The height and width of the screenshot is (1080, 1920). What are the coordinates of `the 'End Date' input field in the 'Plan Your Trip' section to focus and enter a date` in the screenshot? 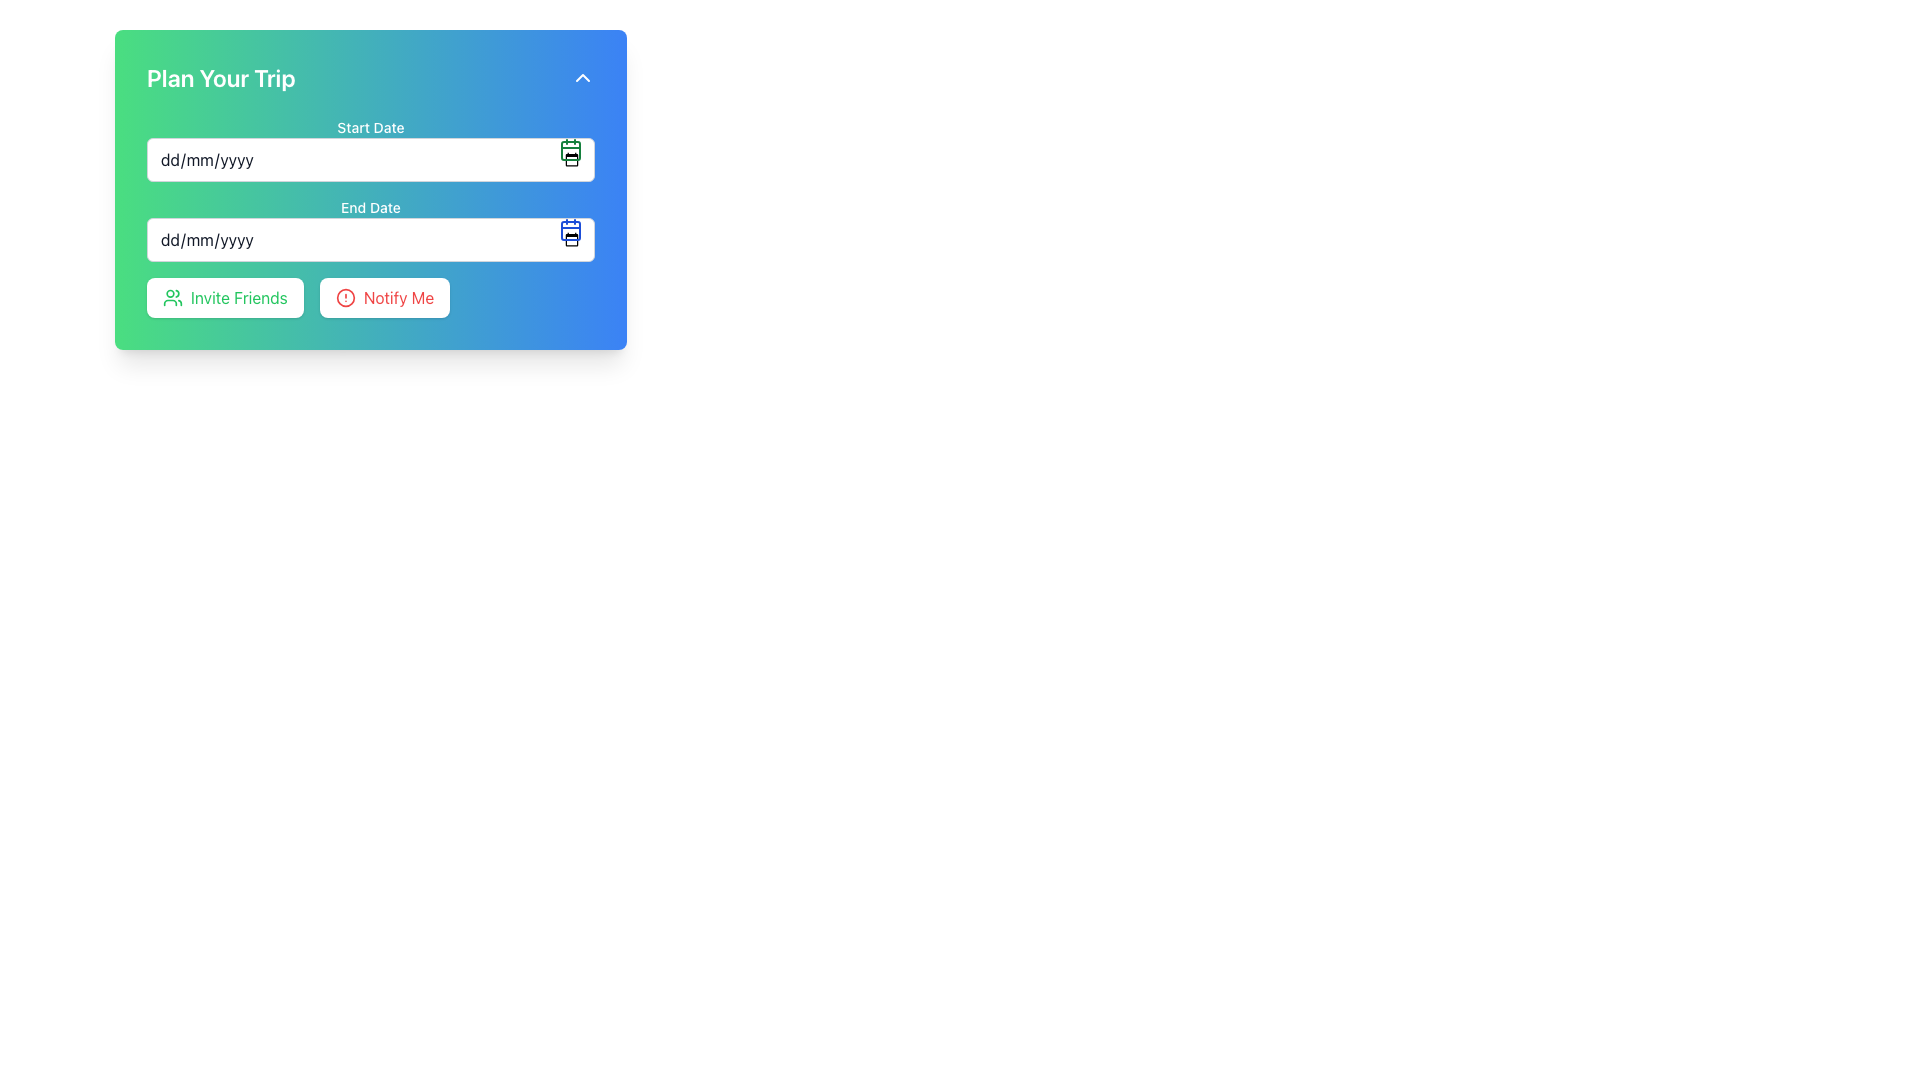 It's located at (370, 238).